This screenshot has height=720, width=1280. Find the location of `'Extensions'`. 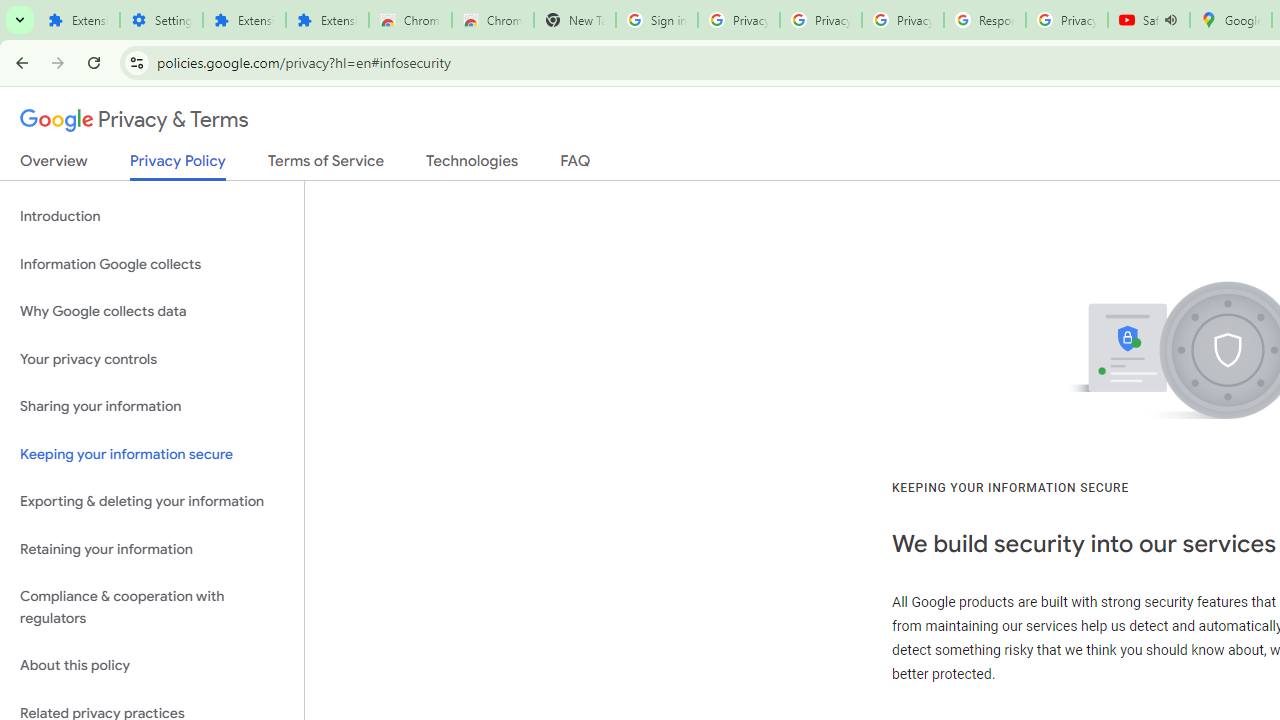

'Extensions' is located at coordinates (327, 20).